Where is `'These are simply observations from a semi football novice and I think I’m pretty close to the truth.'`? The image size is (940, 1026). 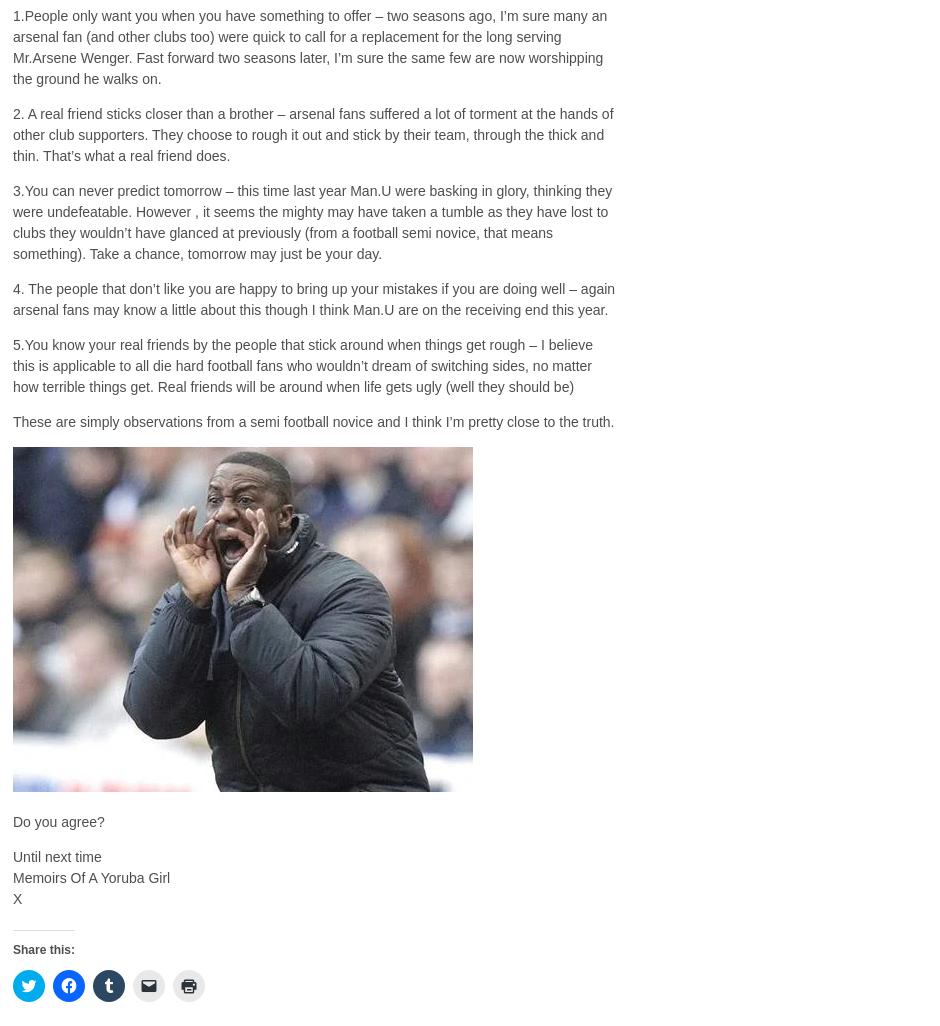
'These are simply observations from a semi football novice and I think I’m pretty close to the truth.' is located at coordinates (312, 420).